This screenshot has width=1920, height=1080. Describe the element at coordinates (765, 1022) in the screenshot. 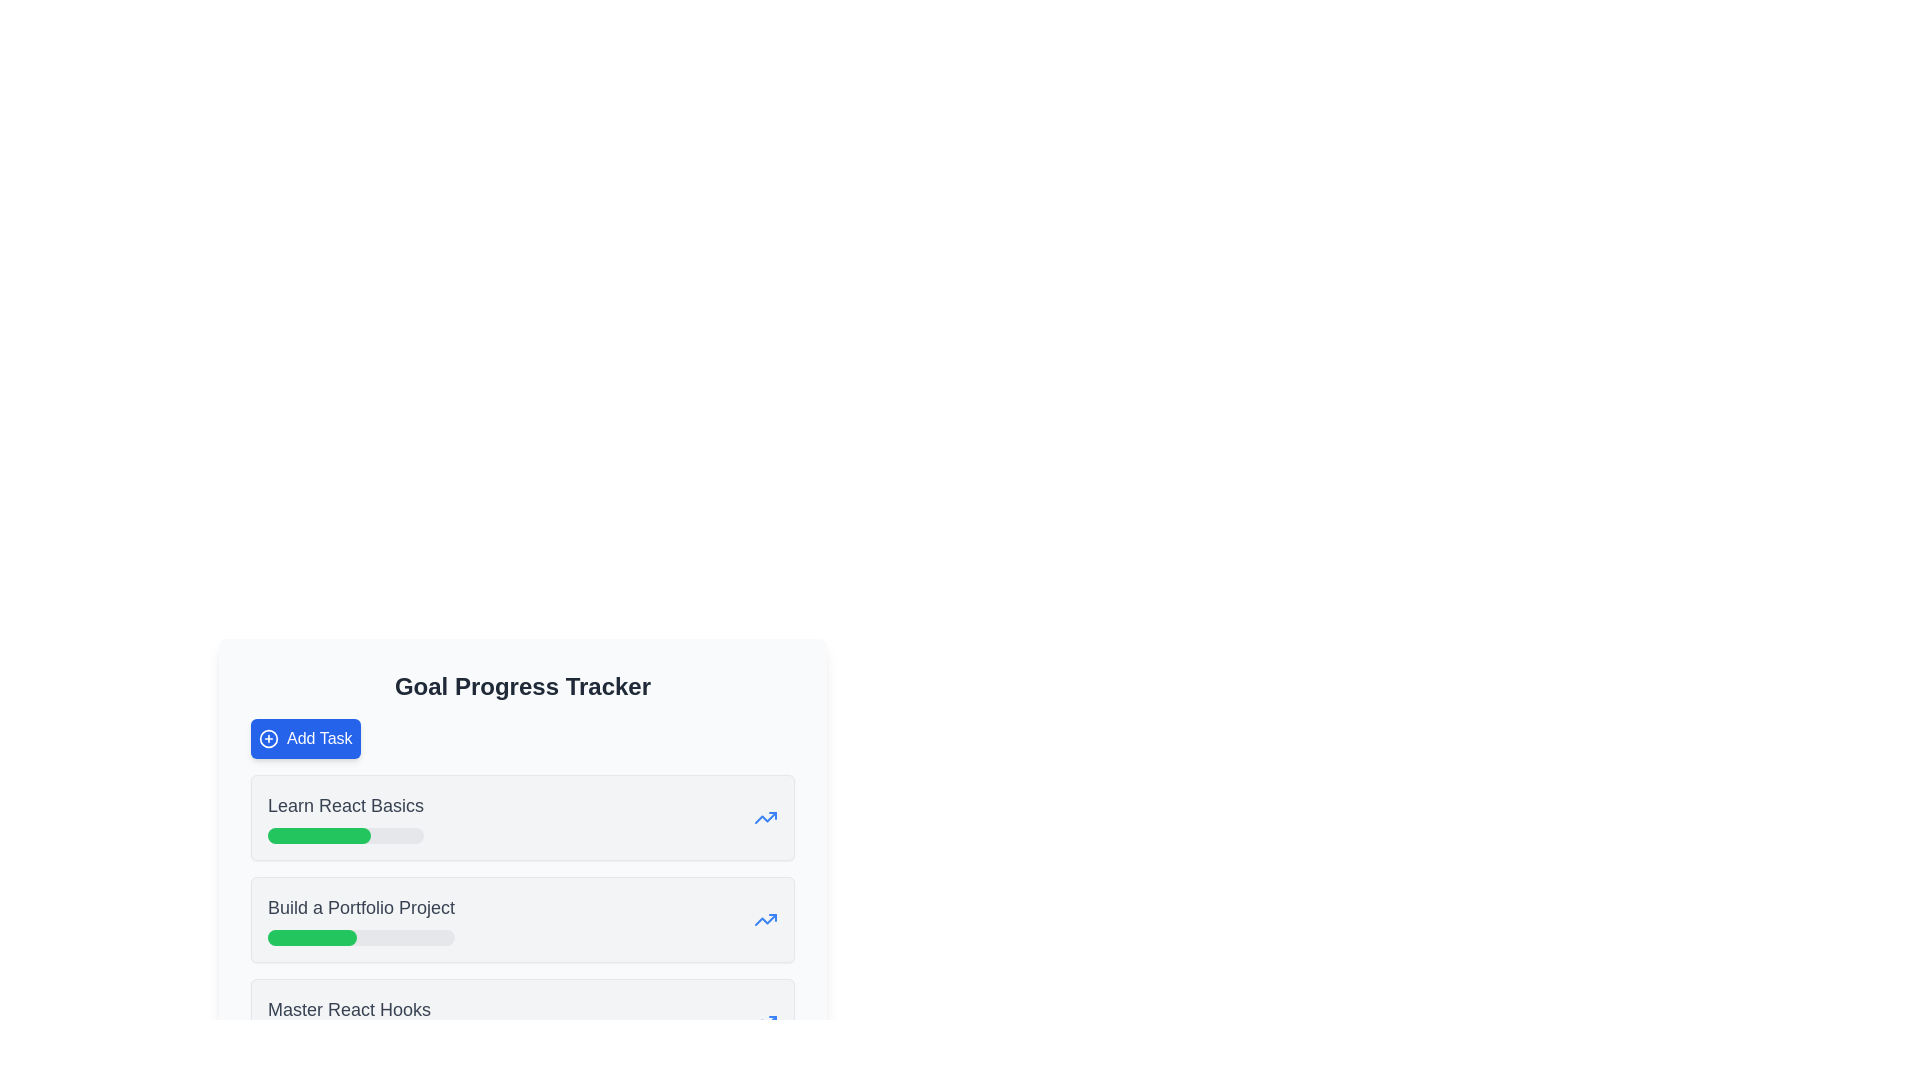

I see `the upward trend icon in the 'Master React Hooks' section, which is styled with thin, rounded blue strokes and located to the right of the text` at that location.